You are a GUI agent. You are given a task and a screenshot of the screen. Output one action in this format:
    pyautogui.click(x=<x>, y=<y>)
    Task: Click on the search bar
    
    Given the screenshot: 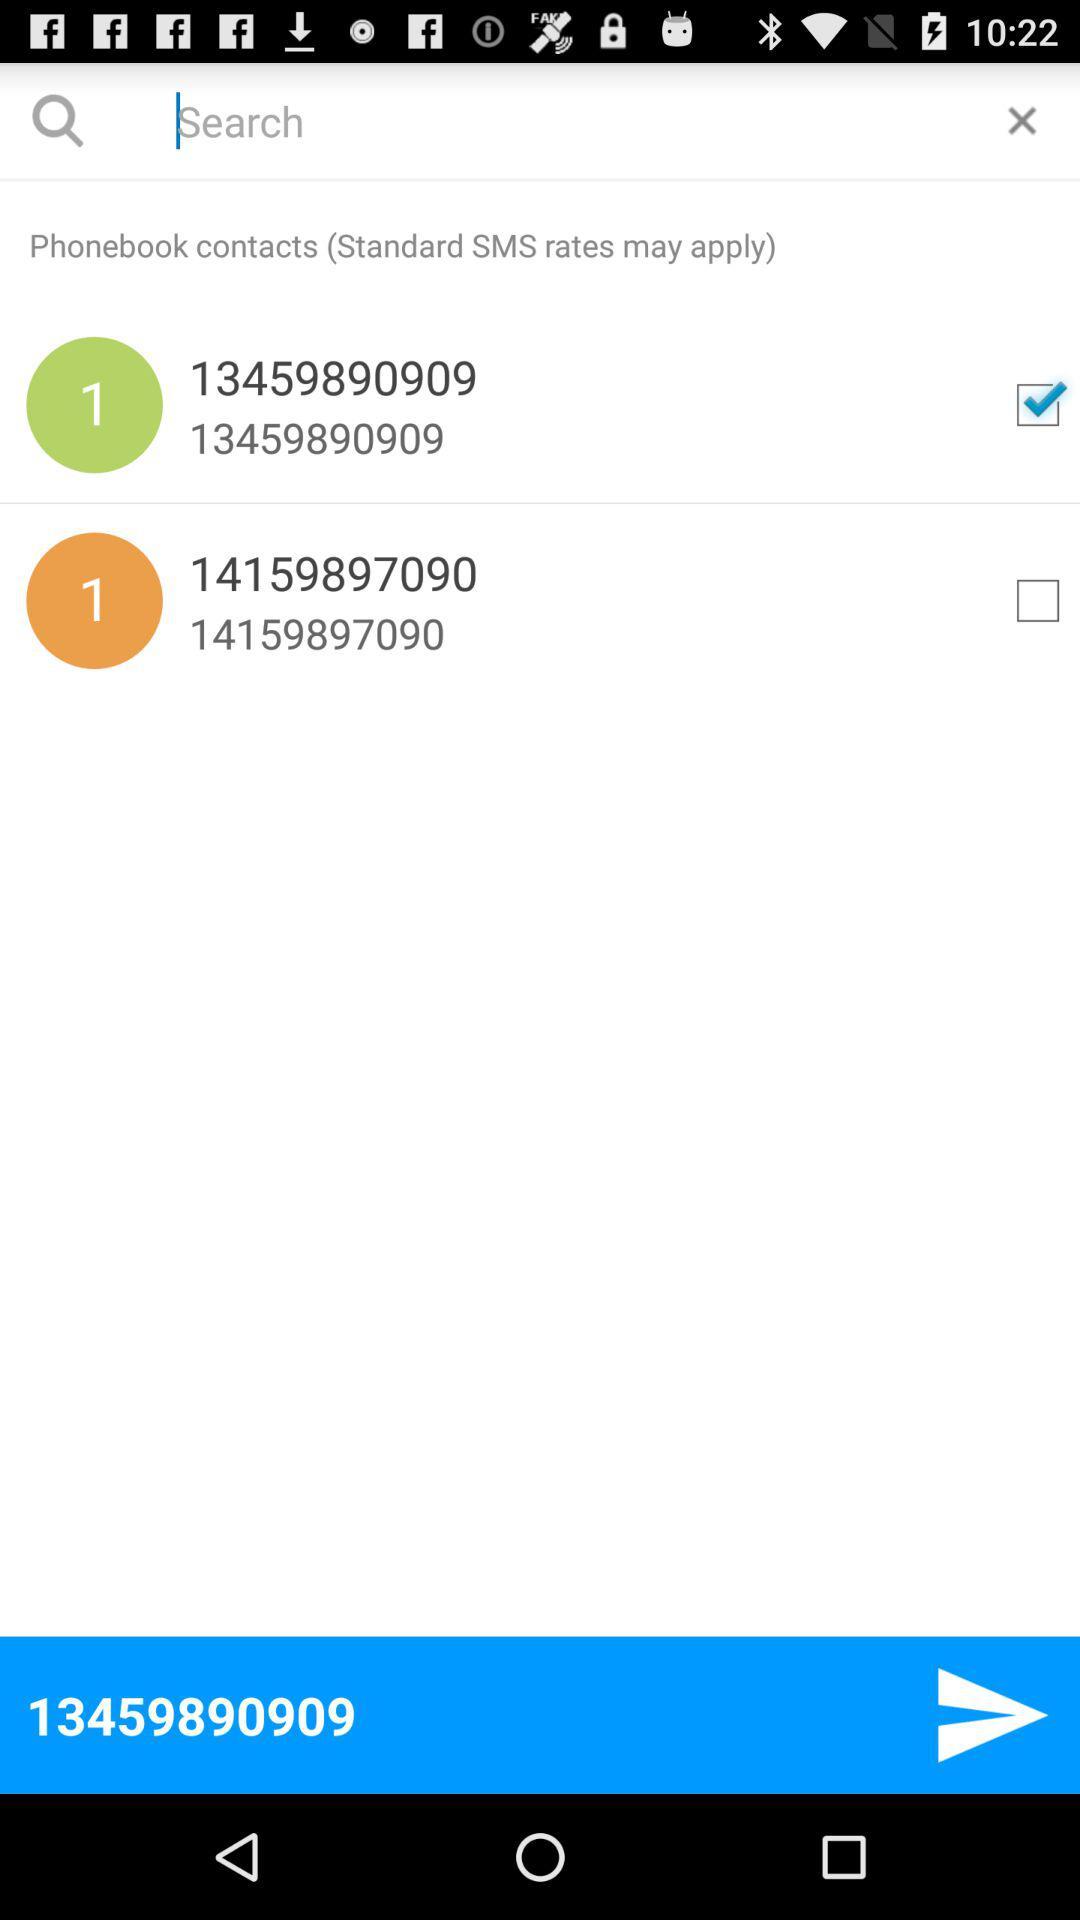 What is the action you would take?
    pyautogui.click(x=1022, y=119)
    